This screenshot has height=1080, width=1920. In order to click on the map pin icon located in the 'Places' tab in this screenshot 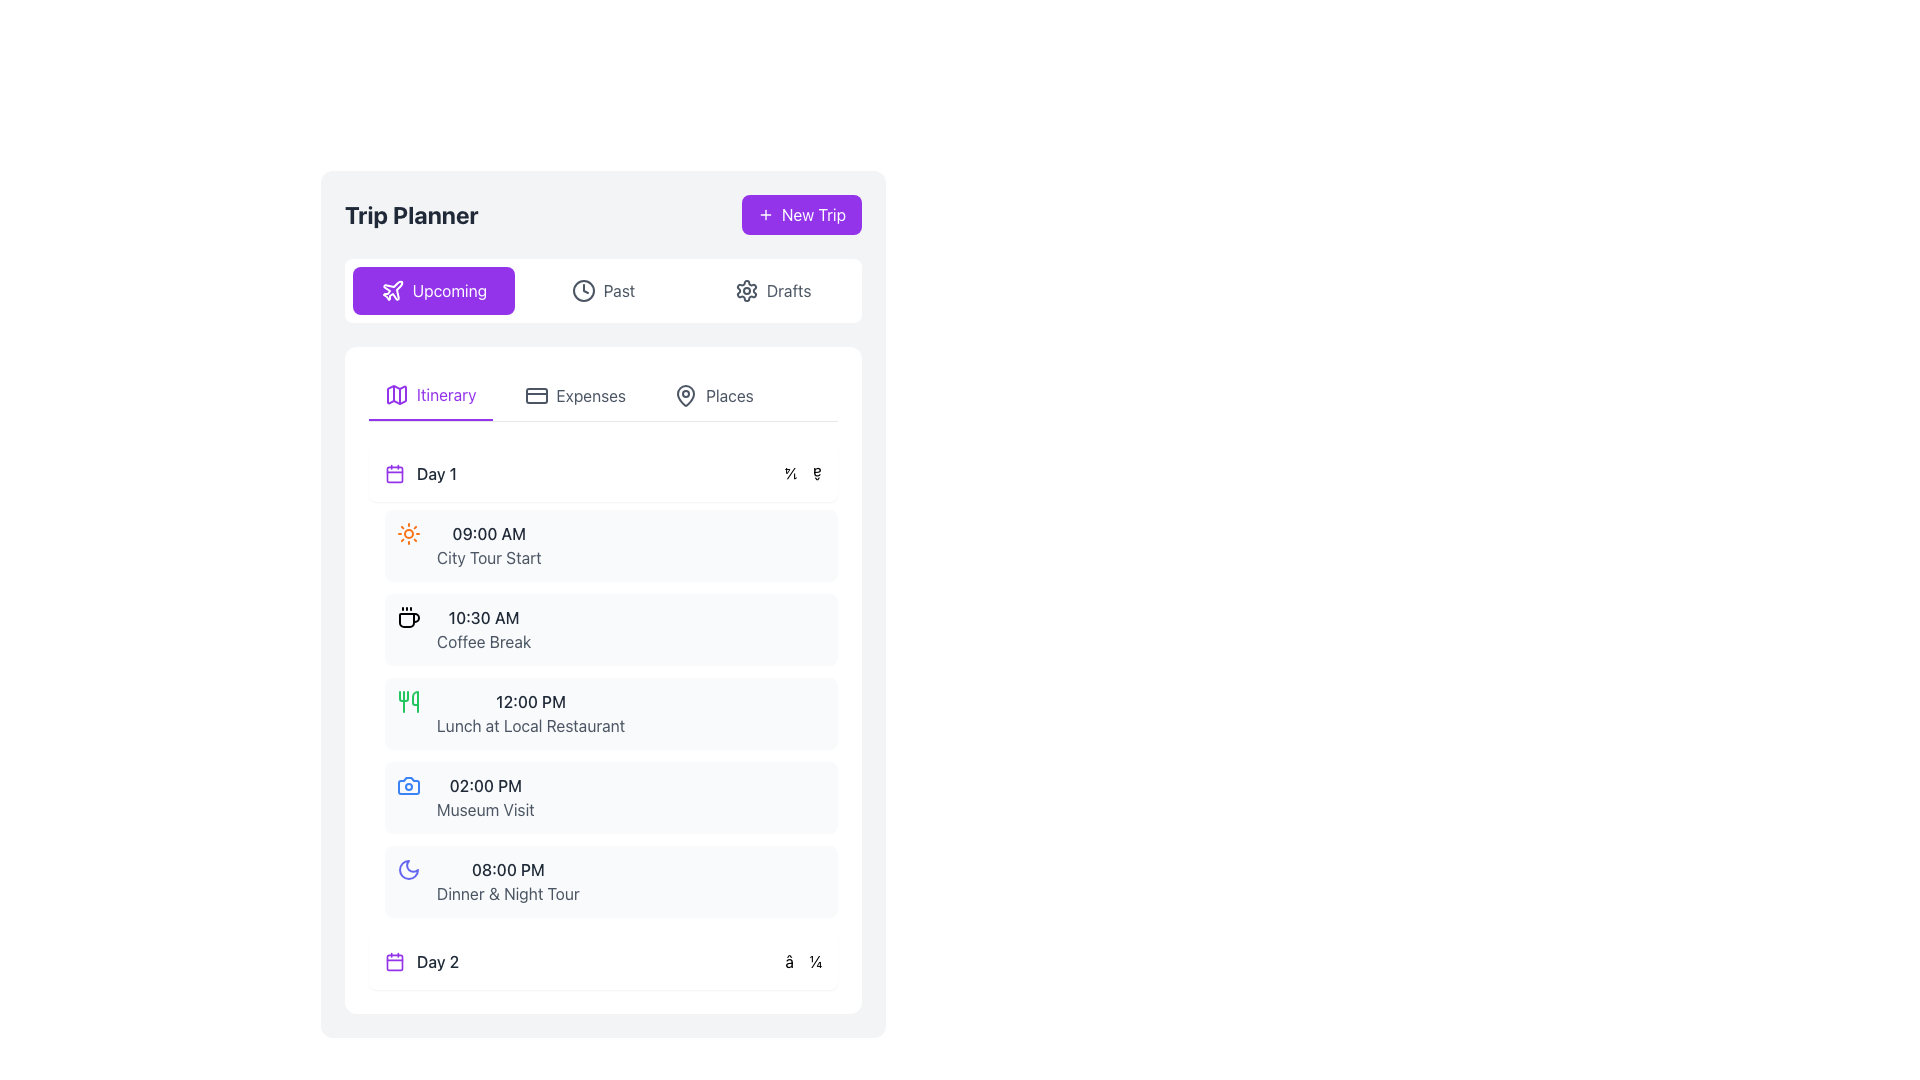, I will do `click(686, 396)`.